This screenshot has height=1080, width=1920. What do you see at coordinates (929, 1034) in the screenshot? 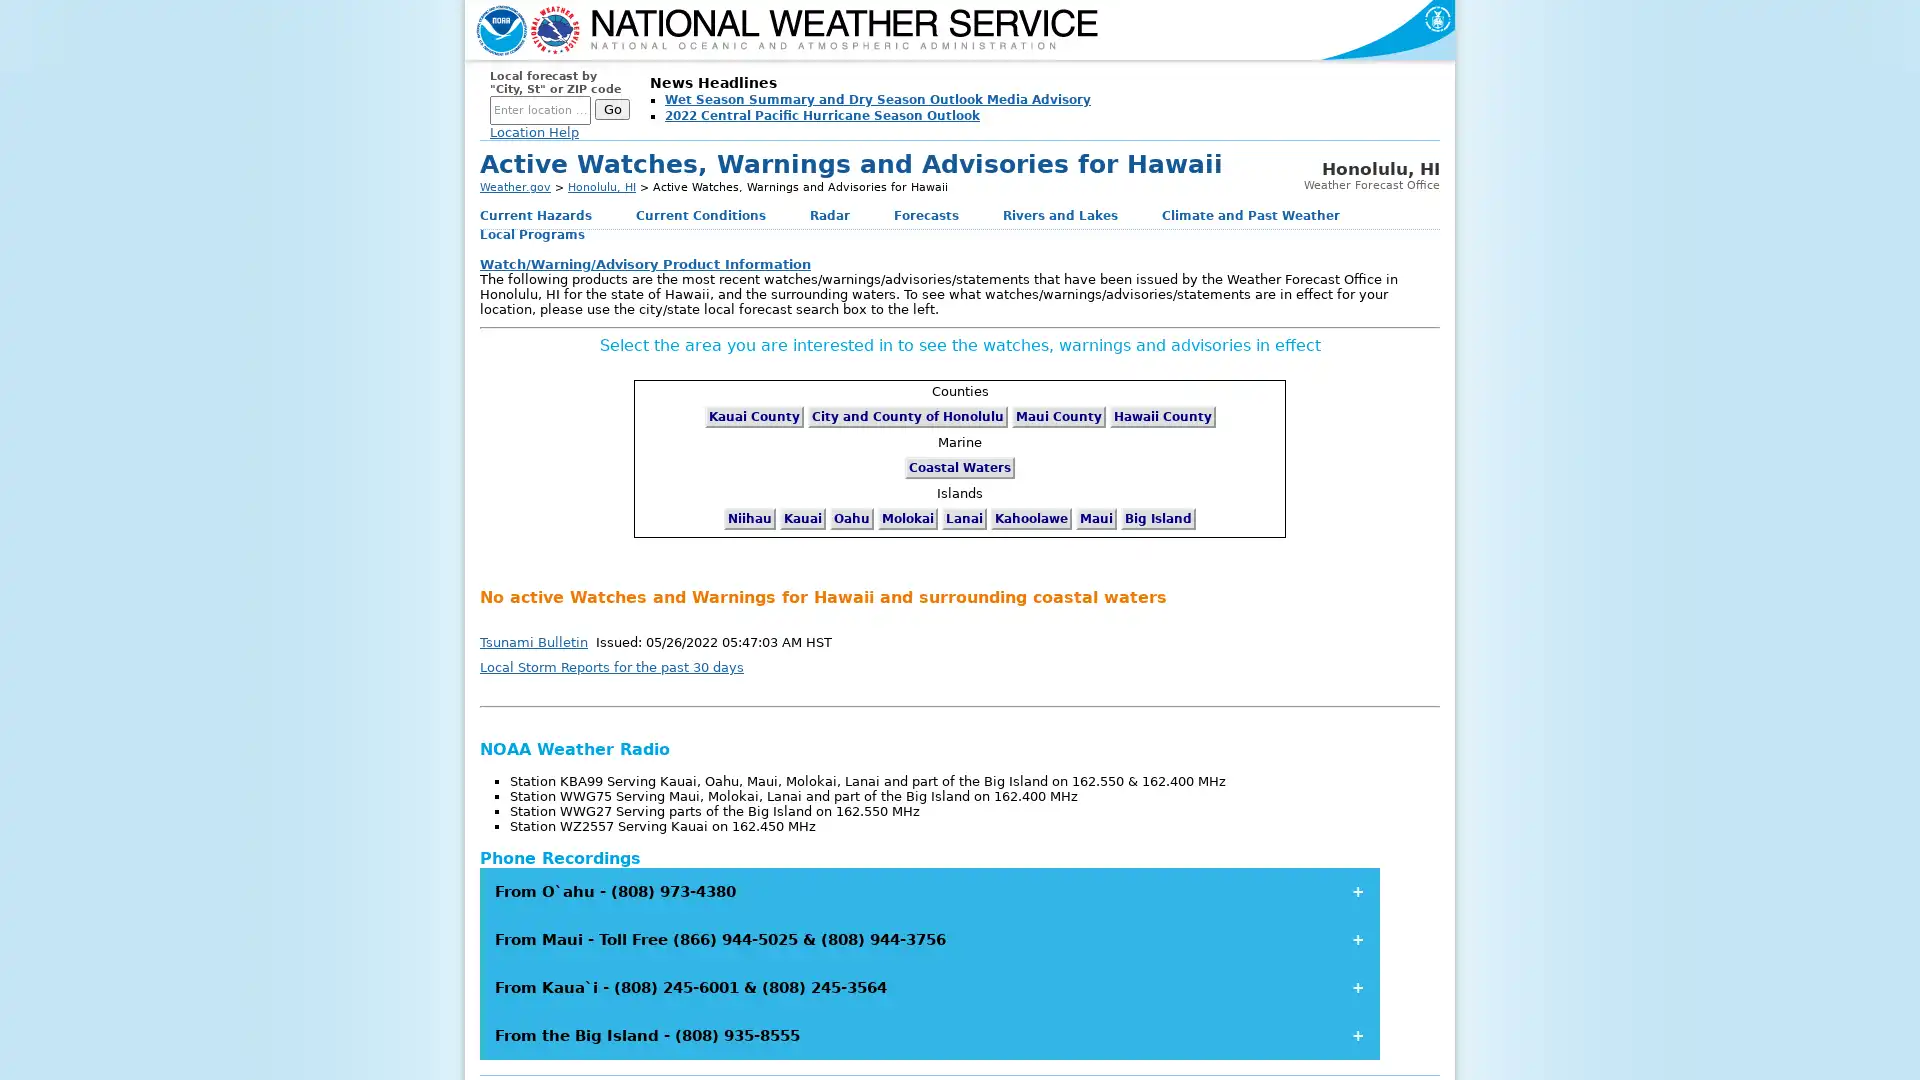
I see `From the Big Island - (808) 935-8555 +` at bounding box center [929, 1034].